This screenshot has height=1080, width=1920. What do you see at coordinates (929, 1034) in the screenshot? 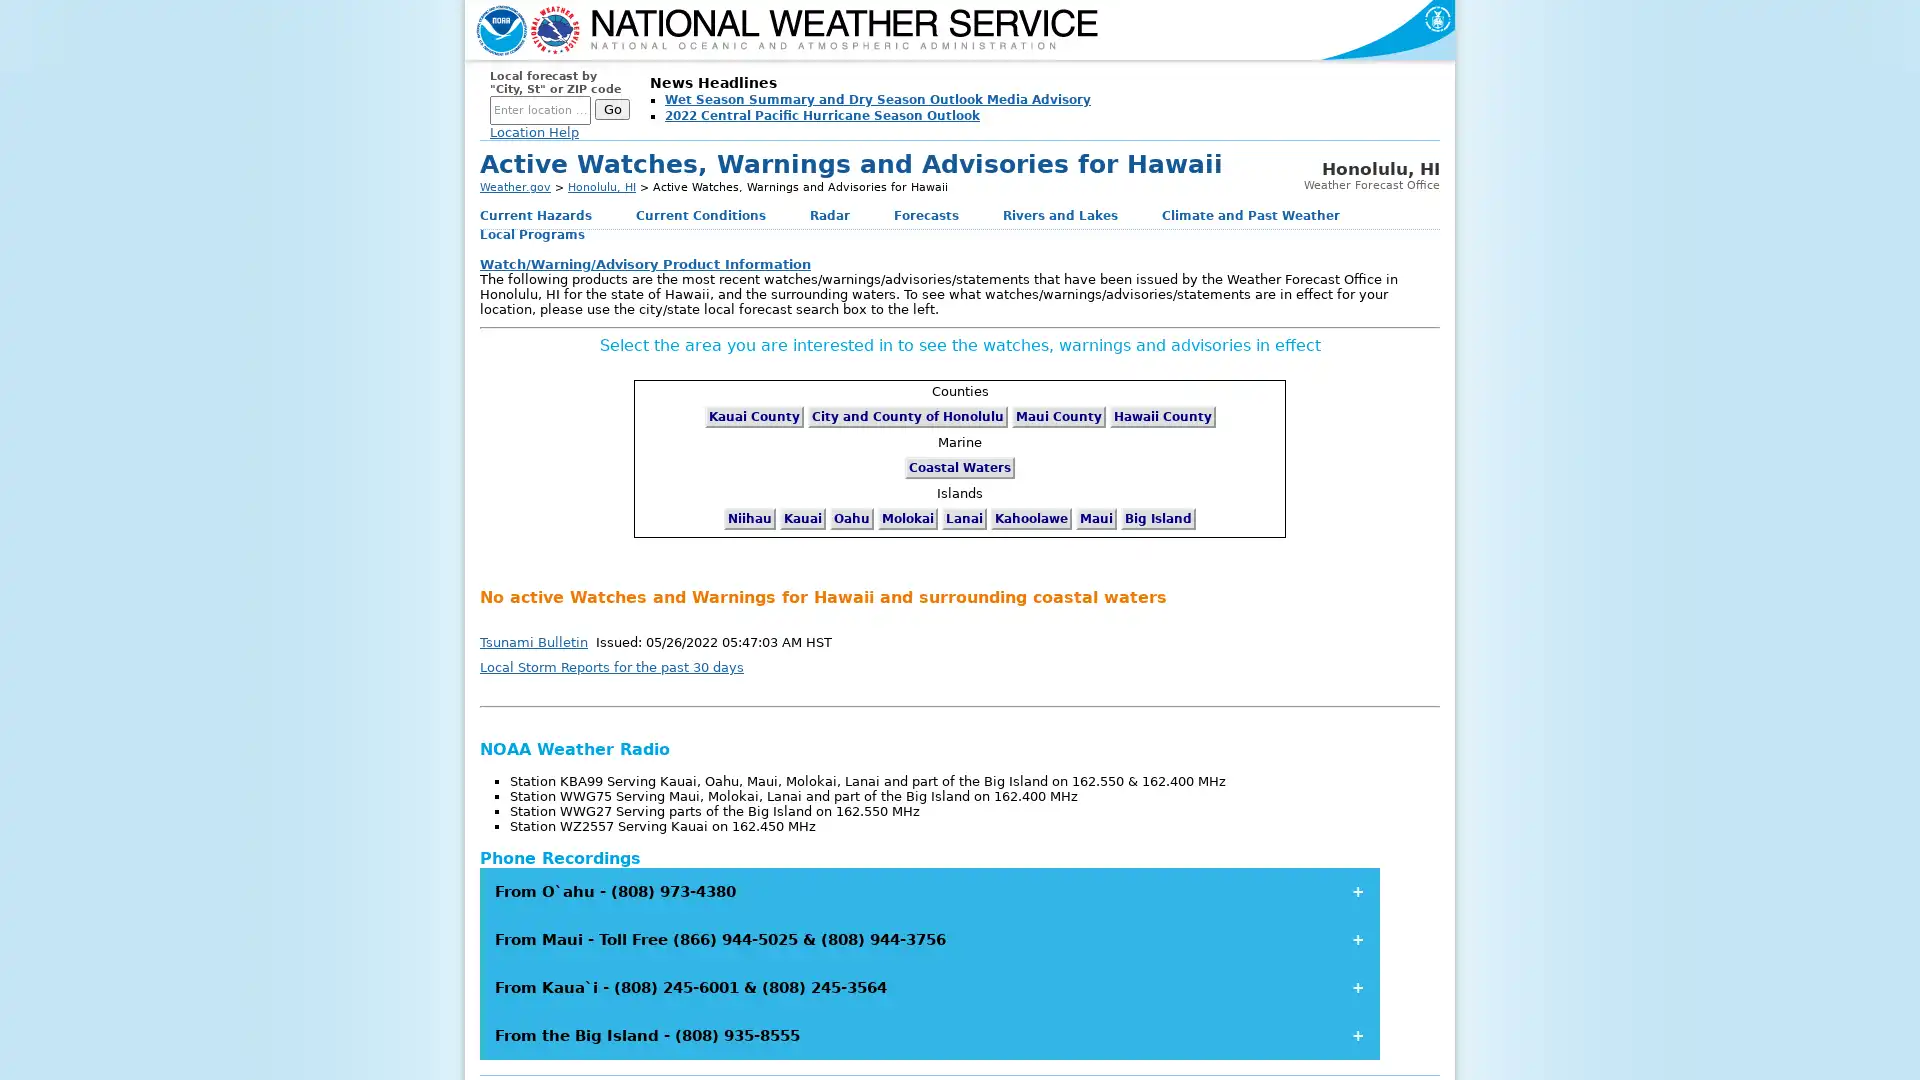
I see `From the Big Island - (808) 935-8555 +` at bounding box center [929, 1034].